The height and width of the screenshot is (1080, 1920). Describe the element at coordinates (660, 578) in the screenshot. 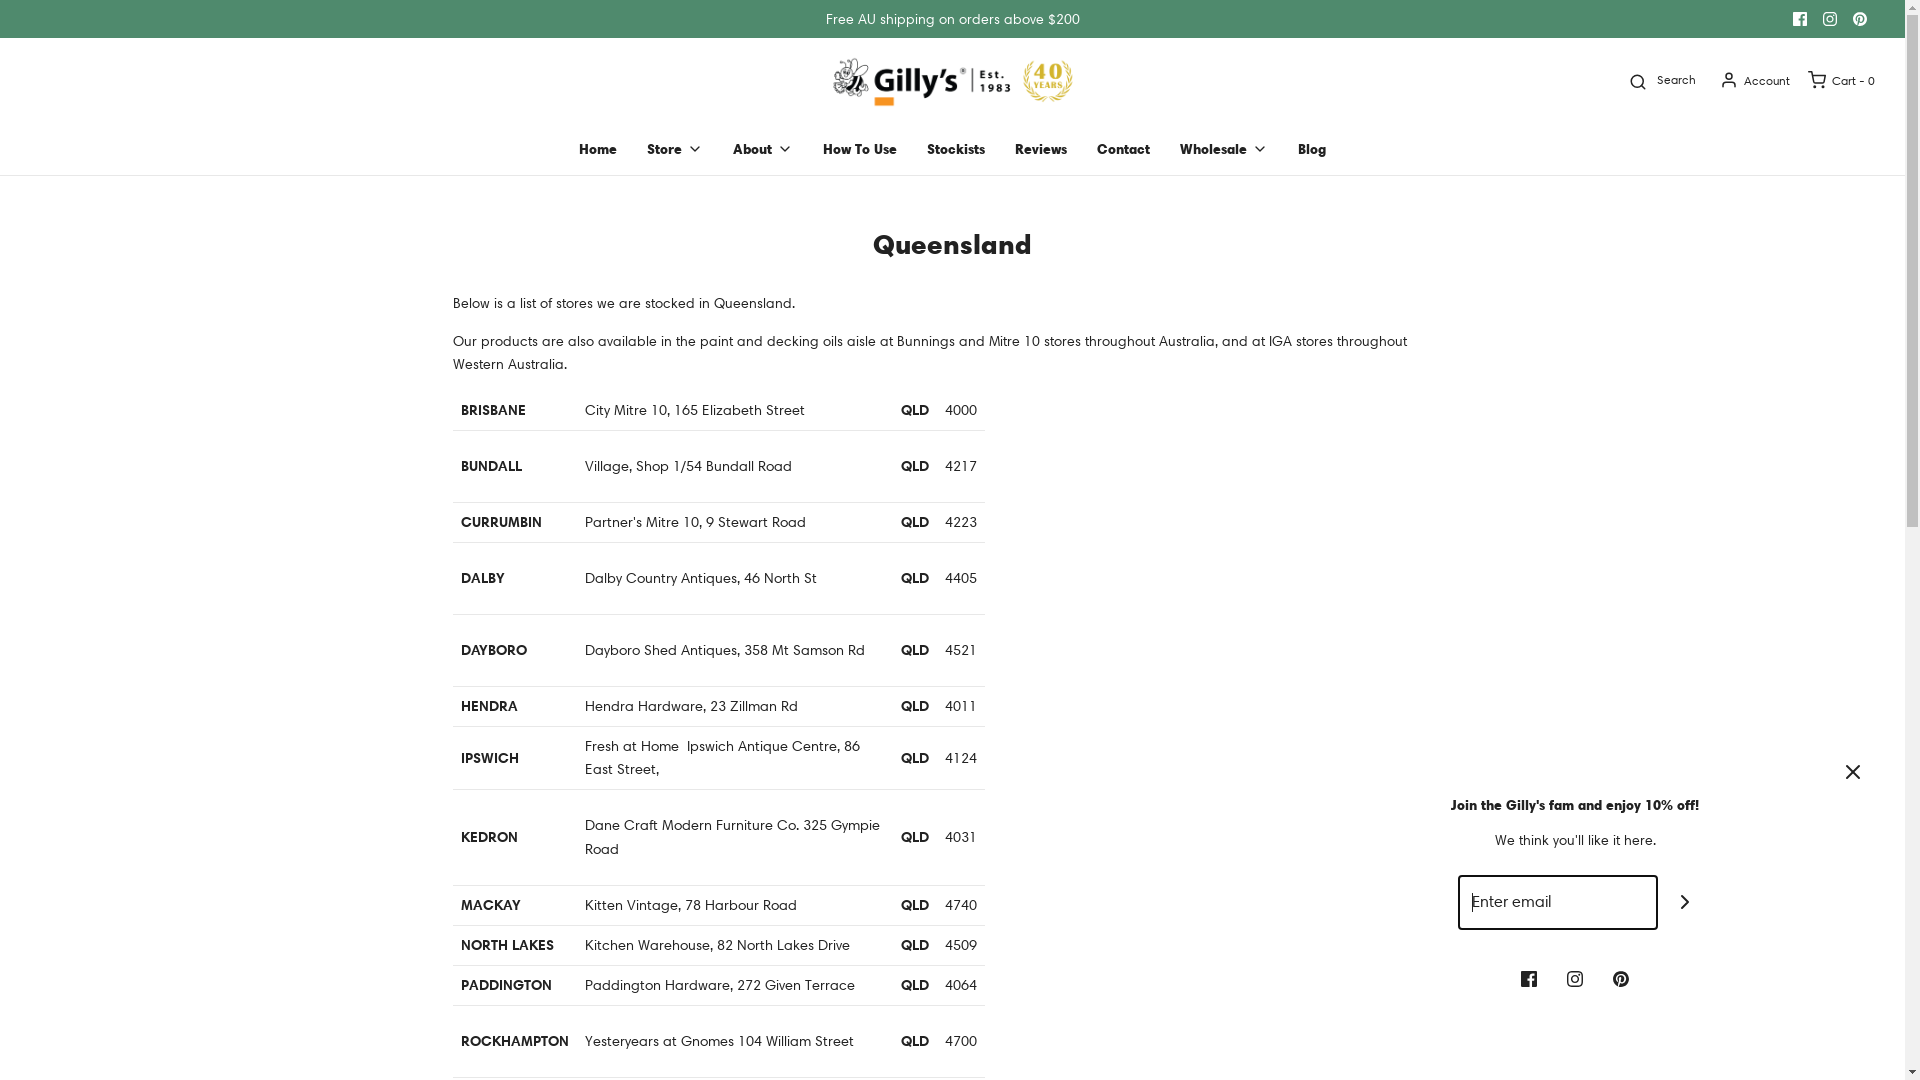

I see `'Dalby Country Antiques'` at that location.